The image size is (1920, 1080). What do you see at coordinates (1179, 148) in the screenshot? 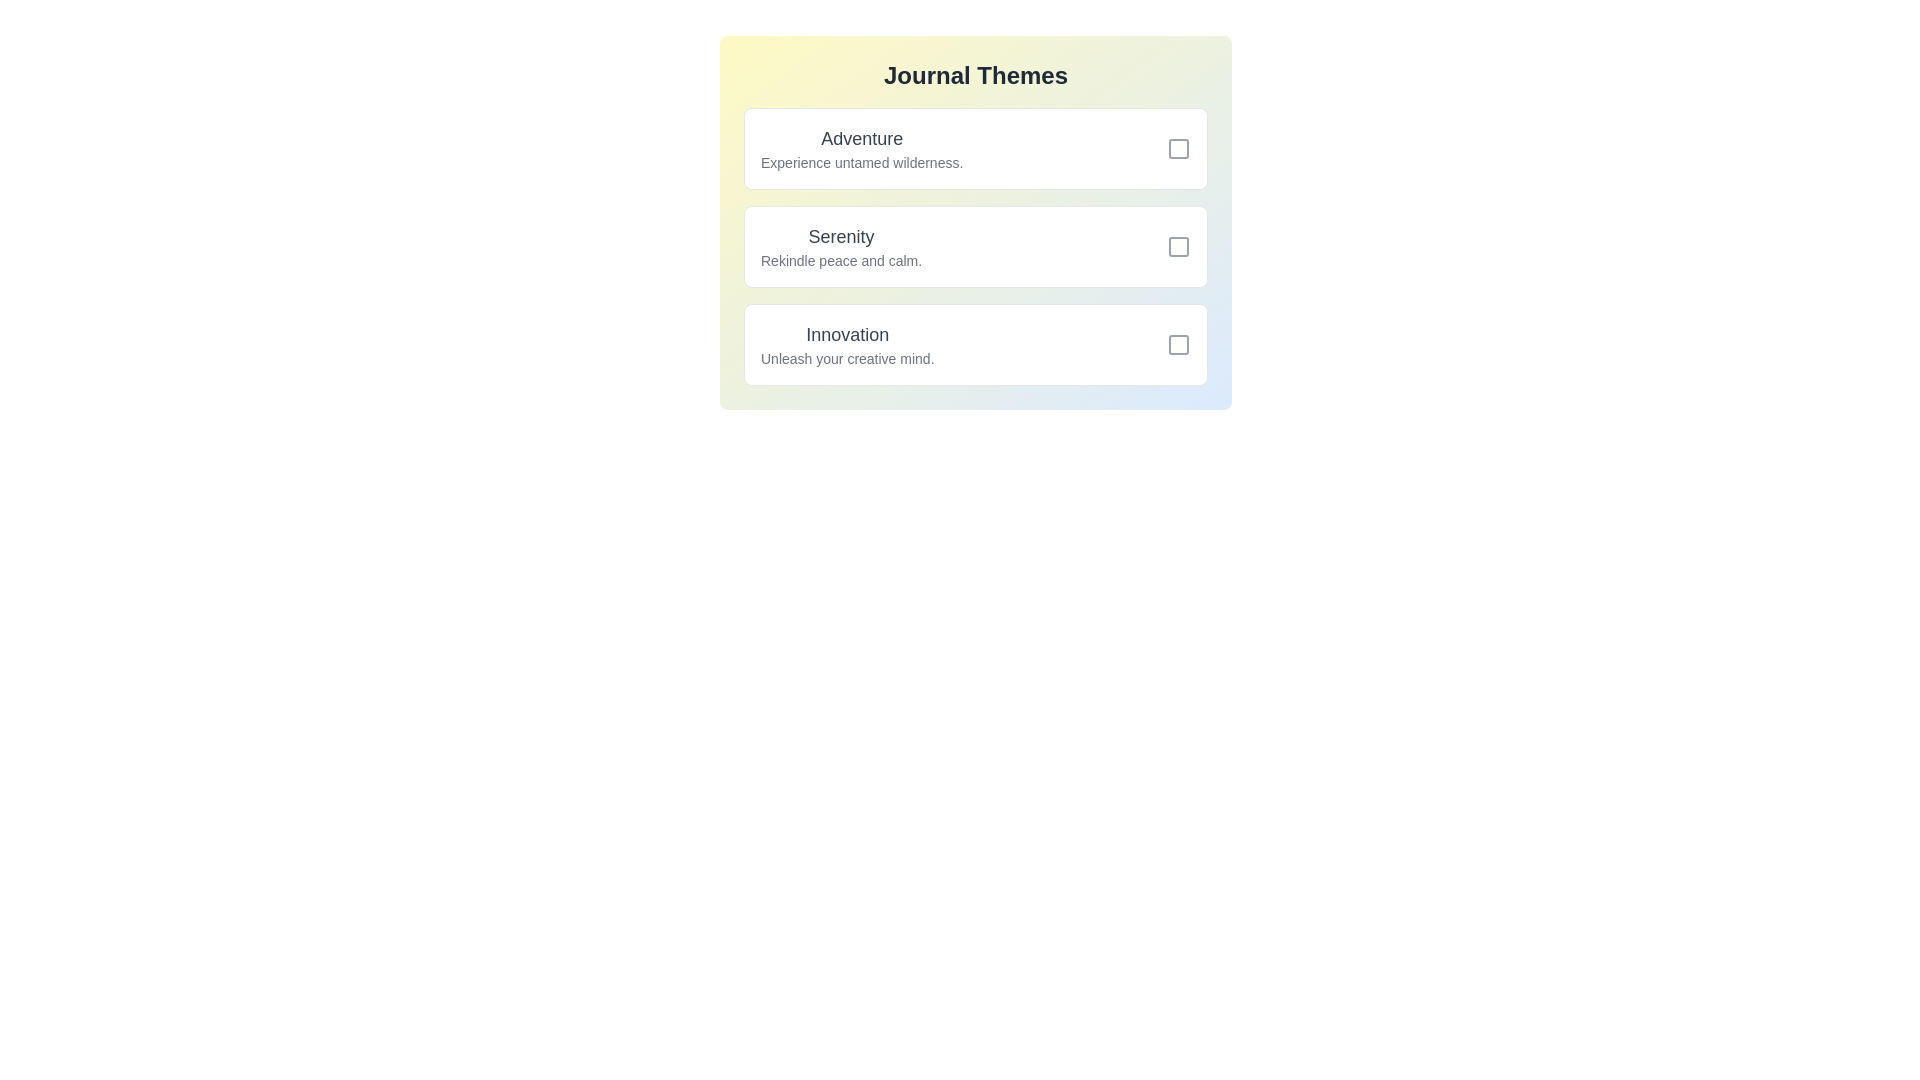
I see `the checkbox indicator for the 'Adventure' journal theme option` at bounding box center [1179, 148].